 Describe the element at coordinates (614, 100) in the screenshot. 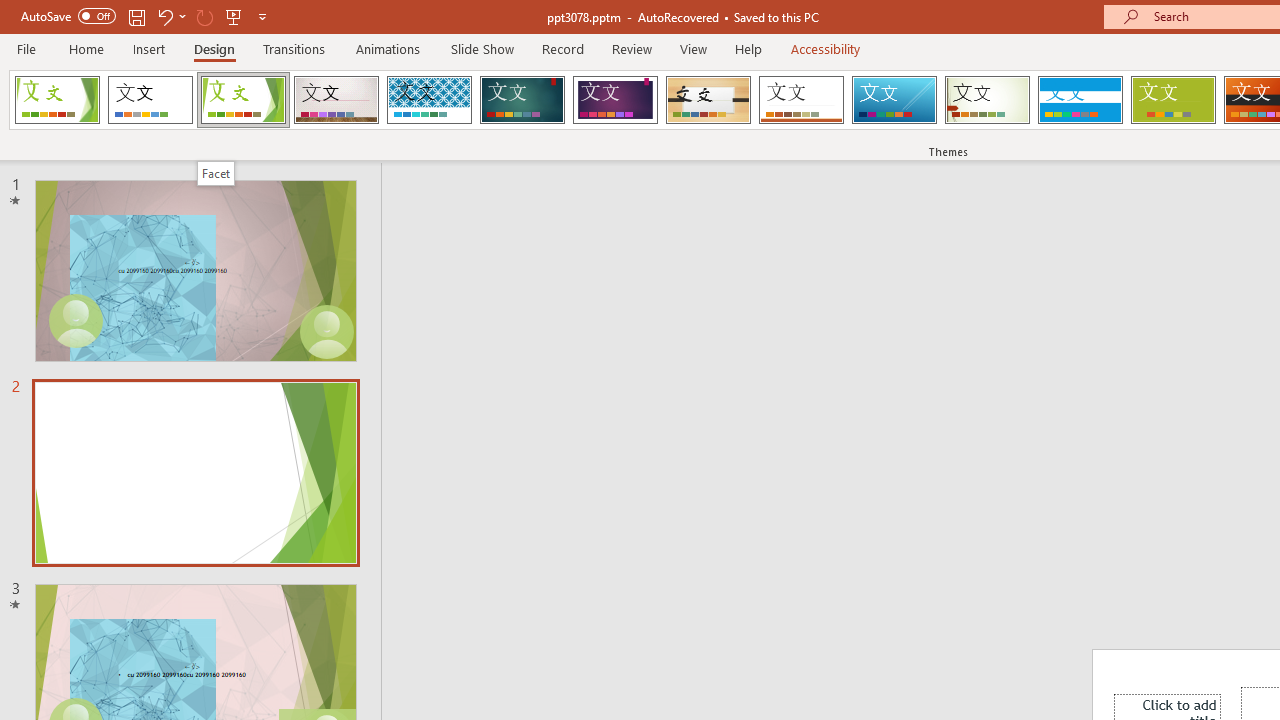

I see `'Ion Boardroom'` at that location.